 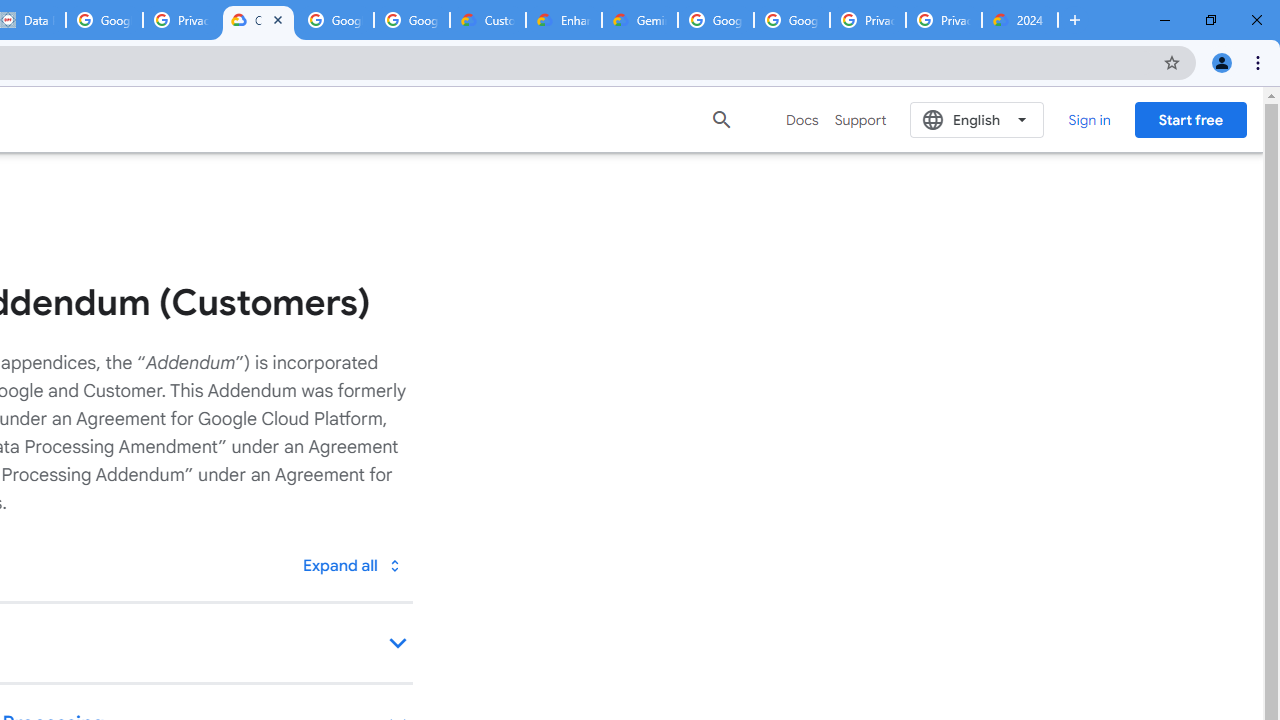 What do you see at coordinates (488, 20) in the screenshot?
I see `'Customer Care | Google Cloud'` at bounding box center [488, 20].